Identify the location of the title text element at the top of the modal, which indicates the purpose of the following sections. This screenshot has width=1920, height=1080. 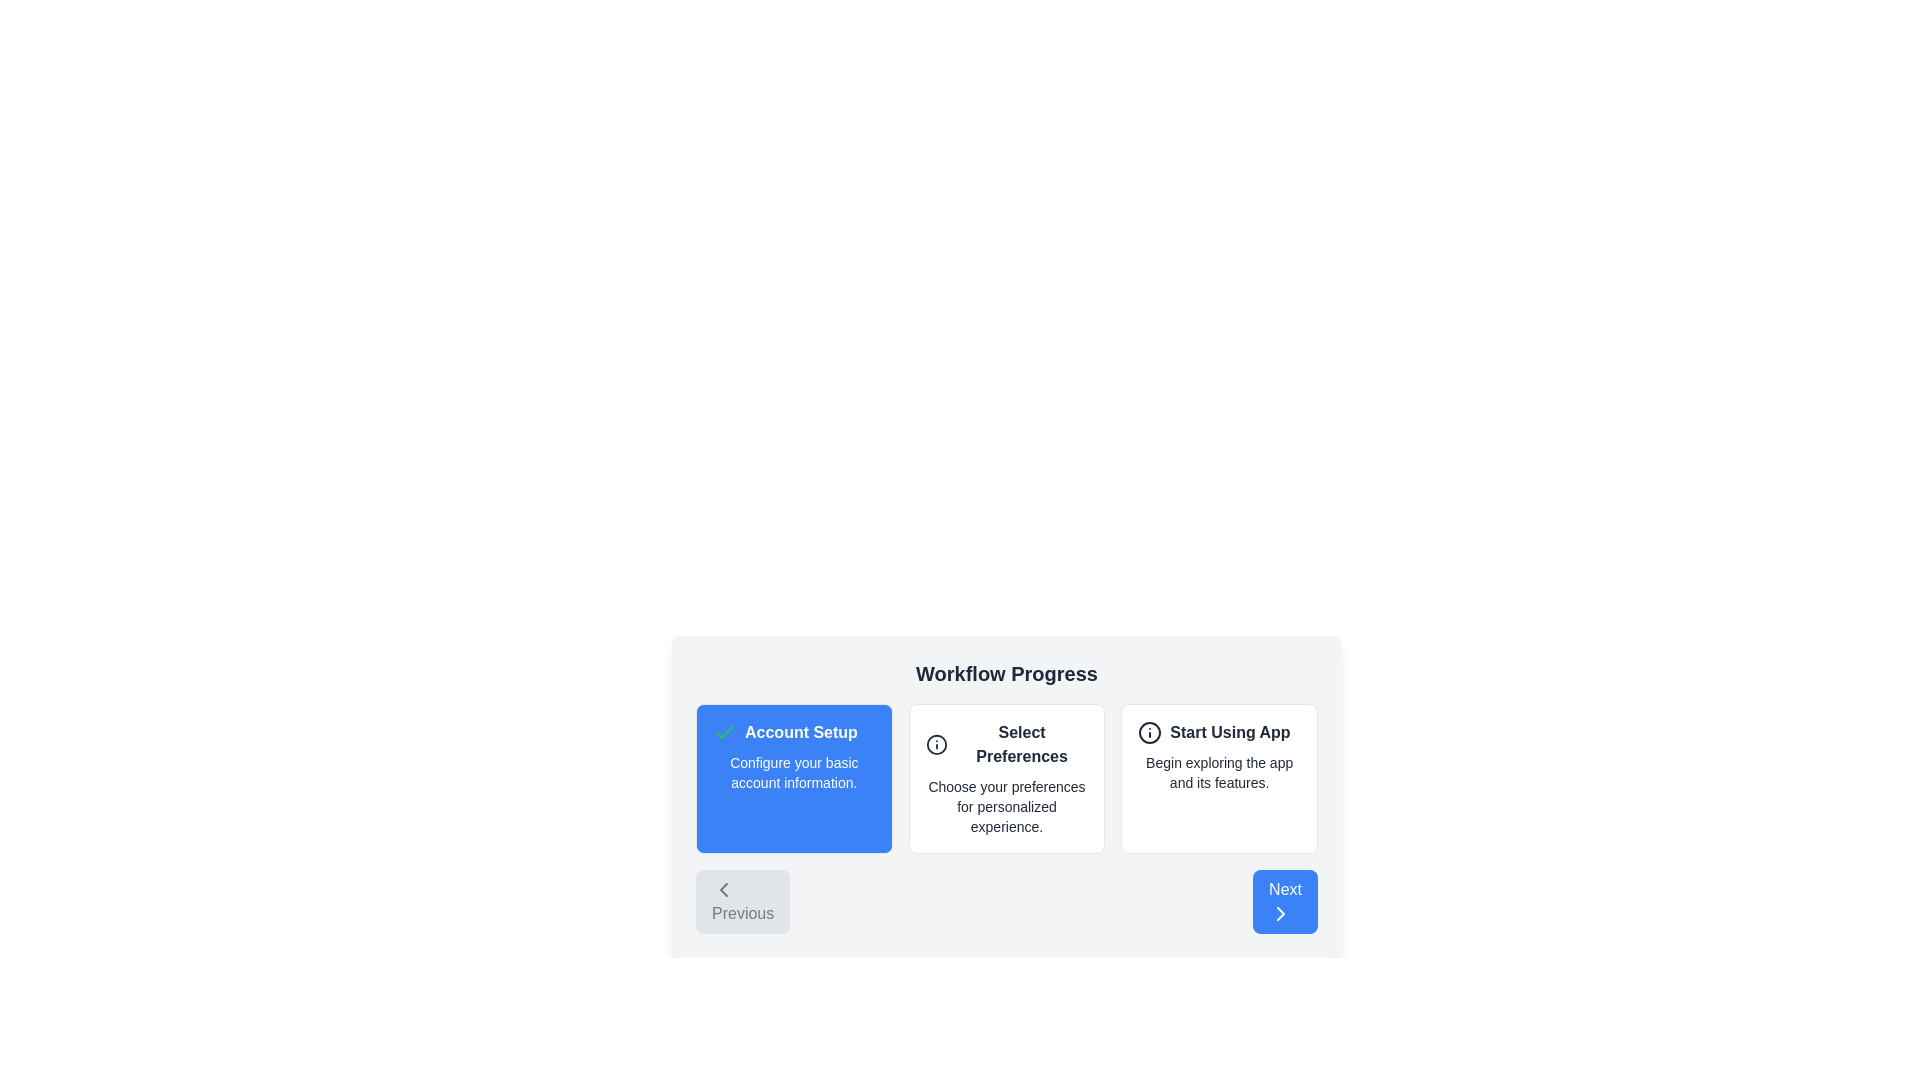
(1007, 674).